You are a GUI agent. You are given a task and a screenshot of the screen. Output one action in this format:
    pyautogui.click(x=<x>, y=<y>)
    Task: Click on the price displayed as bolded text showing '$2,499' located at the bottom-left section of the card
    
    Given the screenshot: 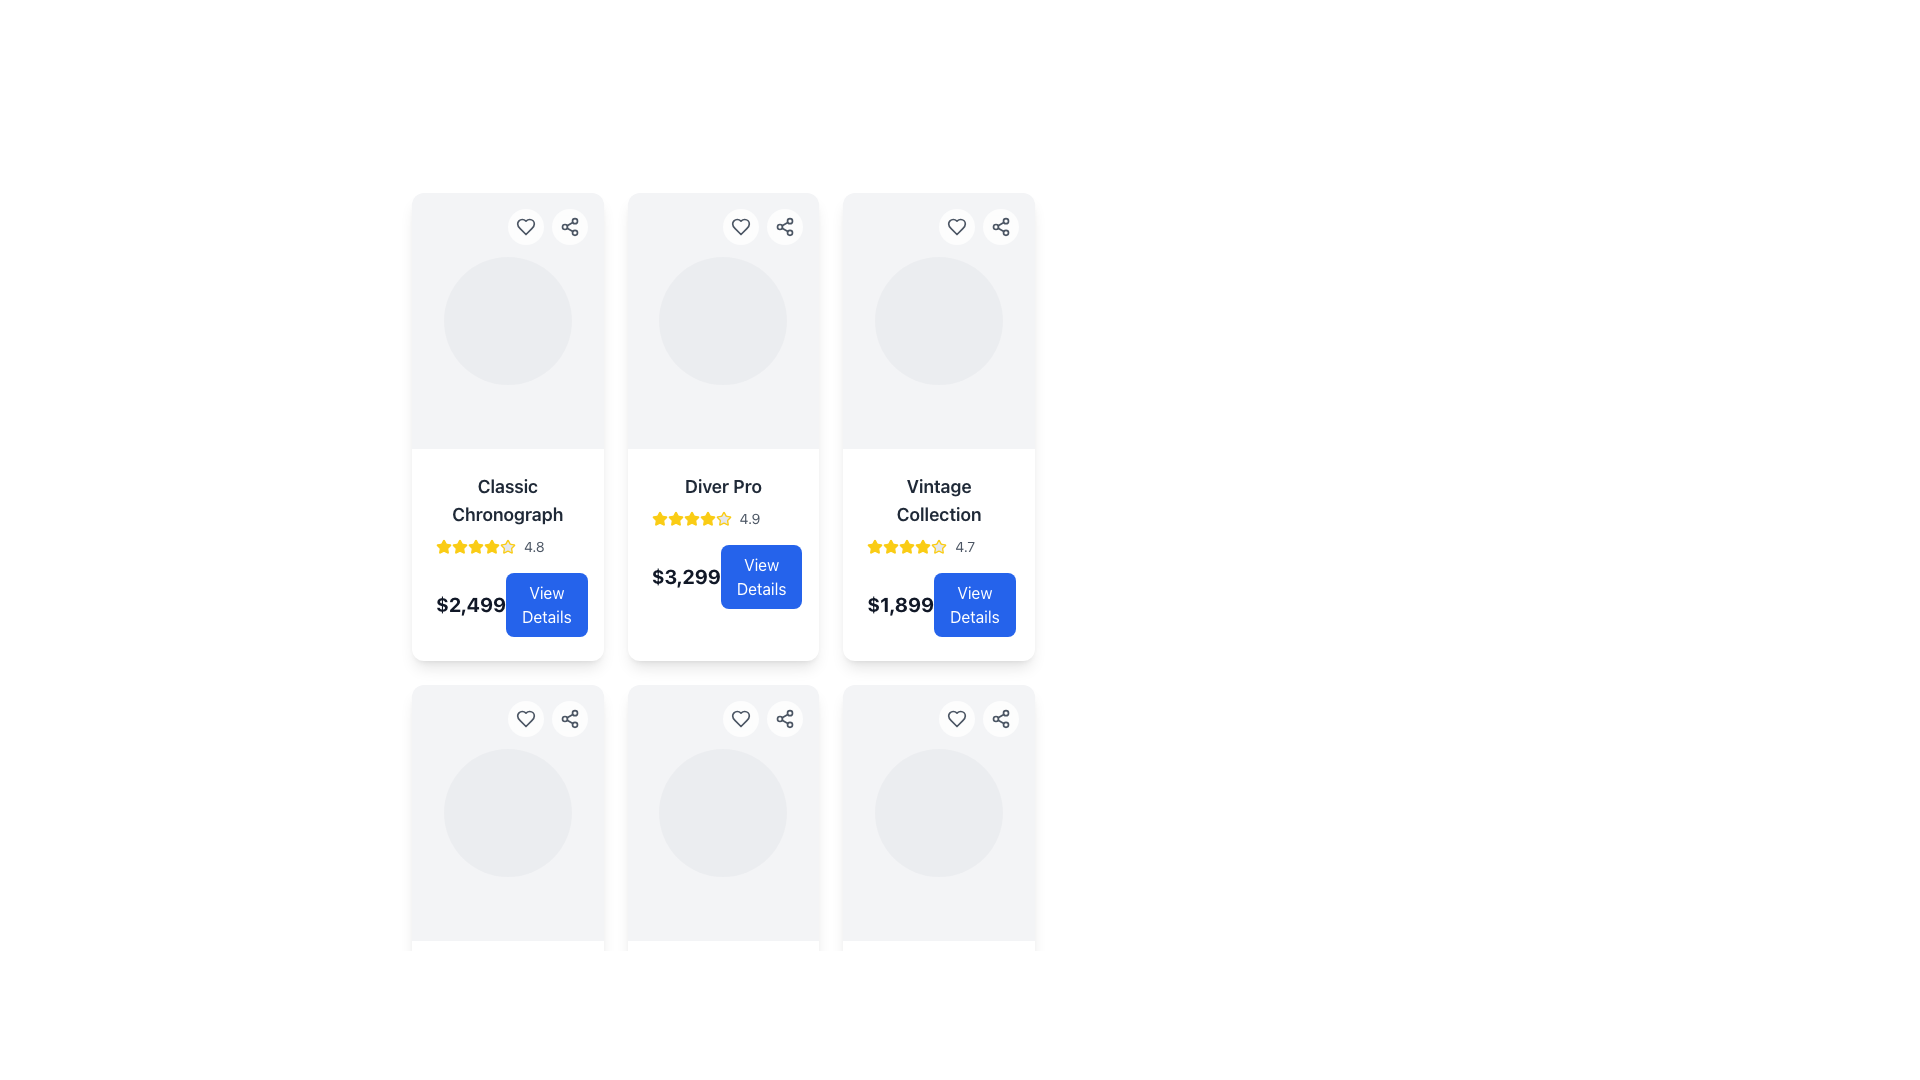 What is the action you would take?
    pyautogui.click(x=469, y=604)
    